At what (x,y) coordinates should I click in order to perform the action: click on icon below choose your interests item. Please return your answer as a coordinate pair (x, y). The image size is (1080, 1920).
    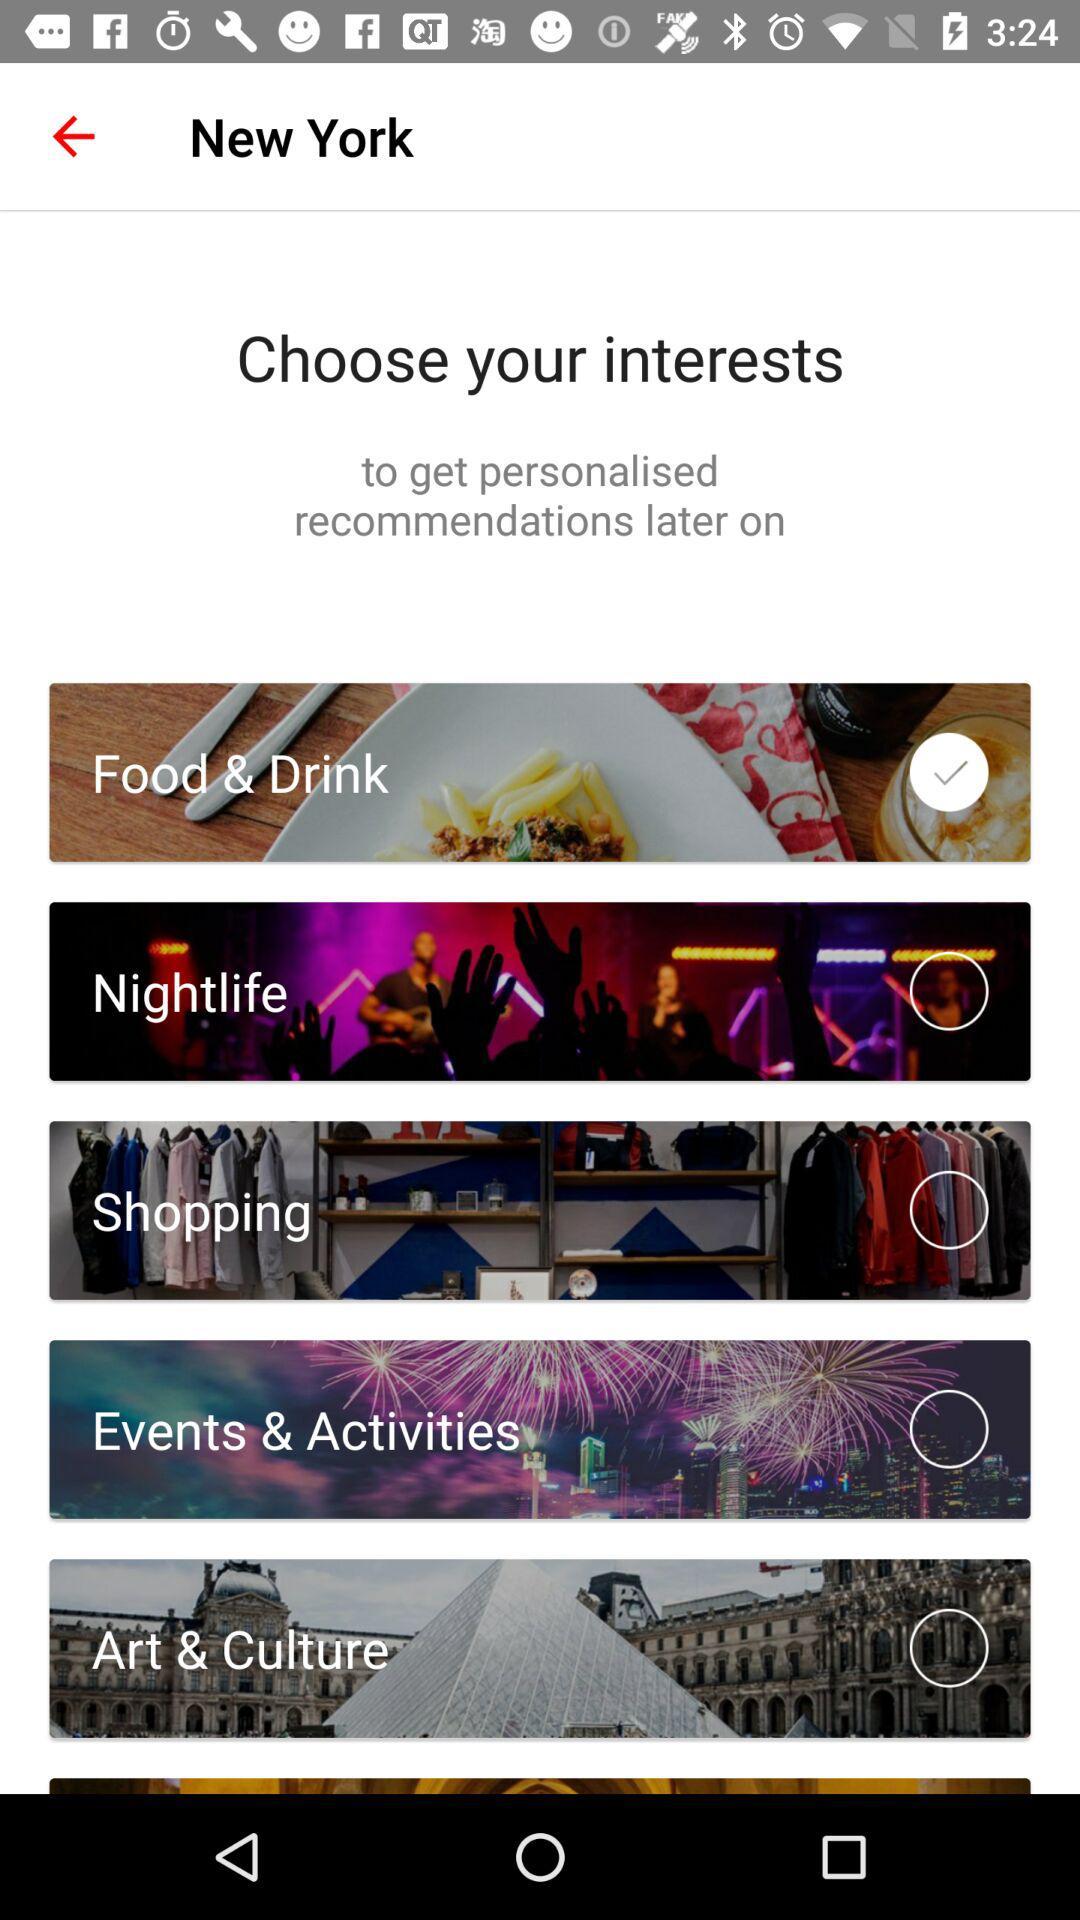
    Looking at the image, I should click on (540, 494).